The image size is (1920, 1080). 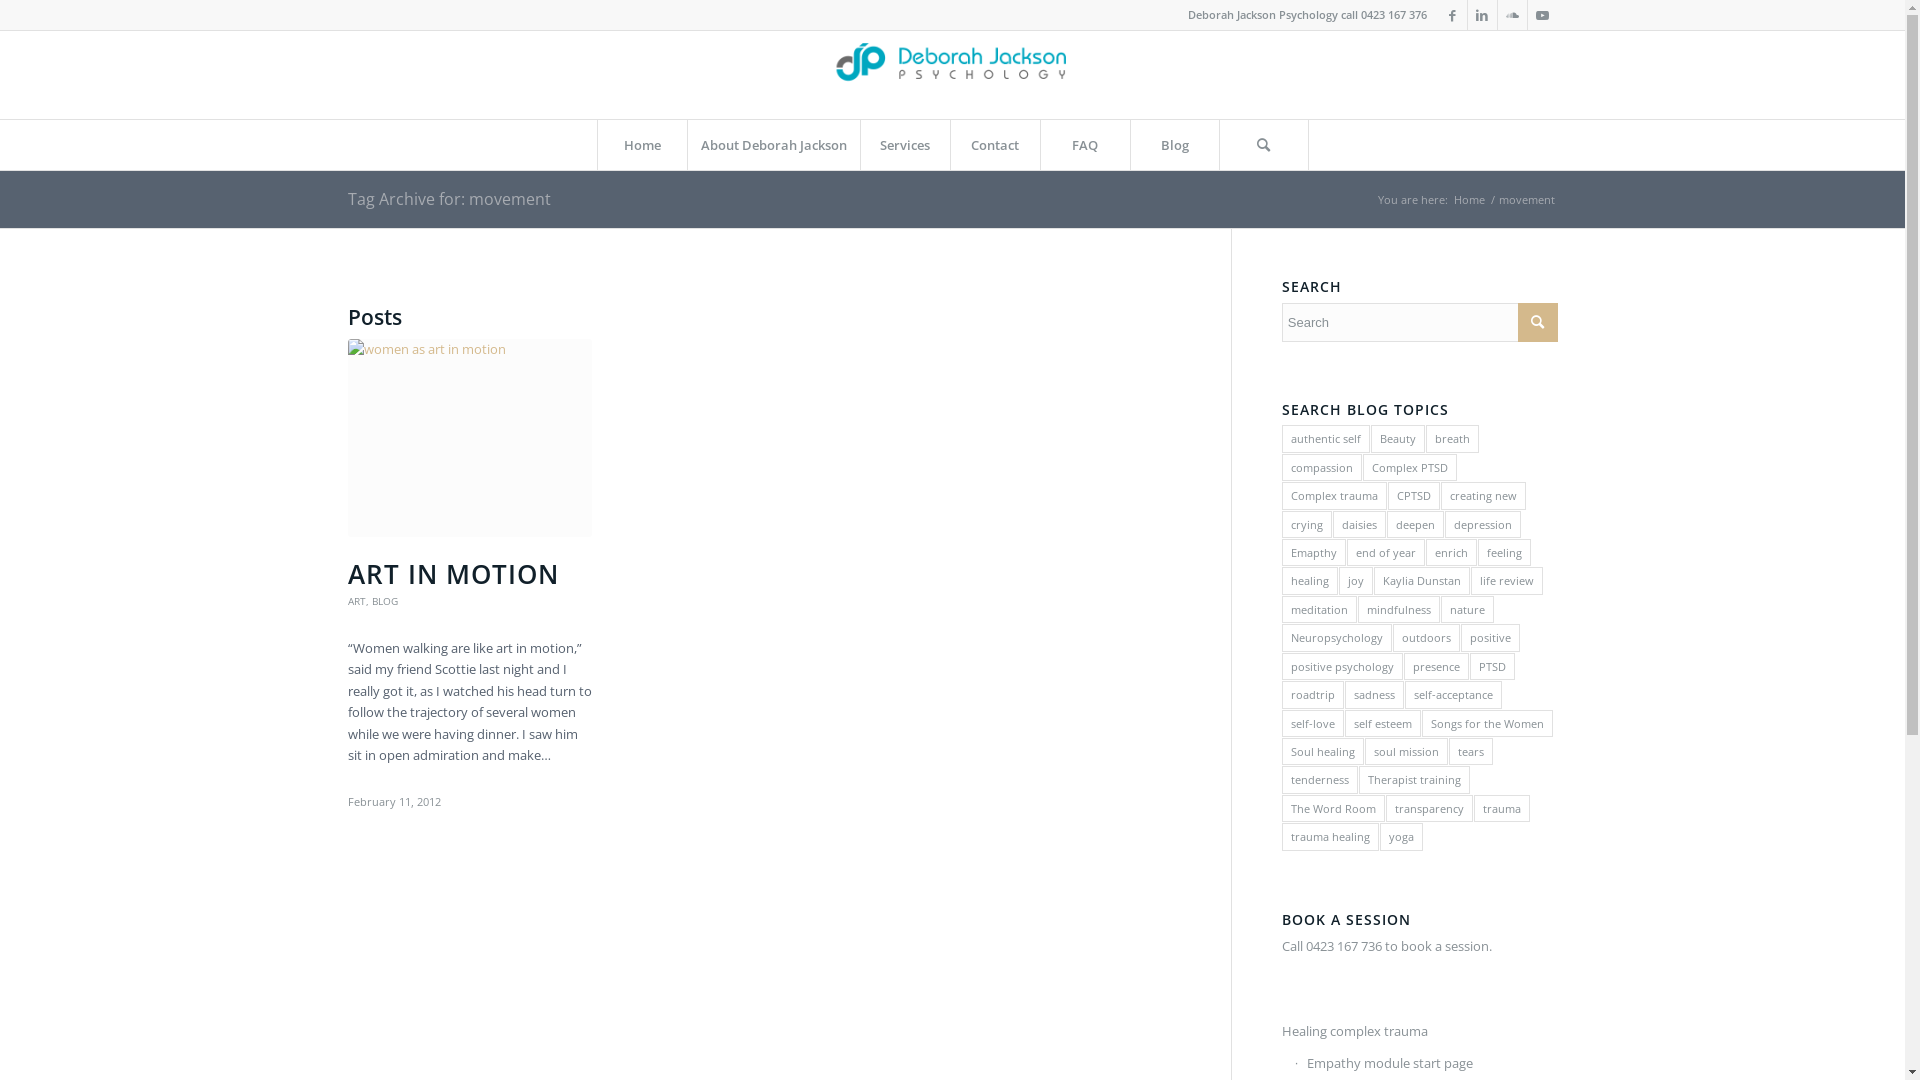 I want to click on 'Soundcloud', so click(x=1512, y=15).